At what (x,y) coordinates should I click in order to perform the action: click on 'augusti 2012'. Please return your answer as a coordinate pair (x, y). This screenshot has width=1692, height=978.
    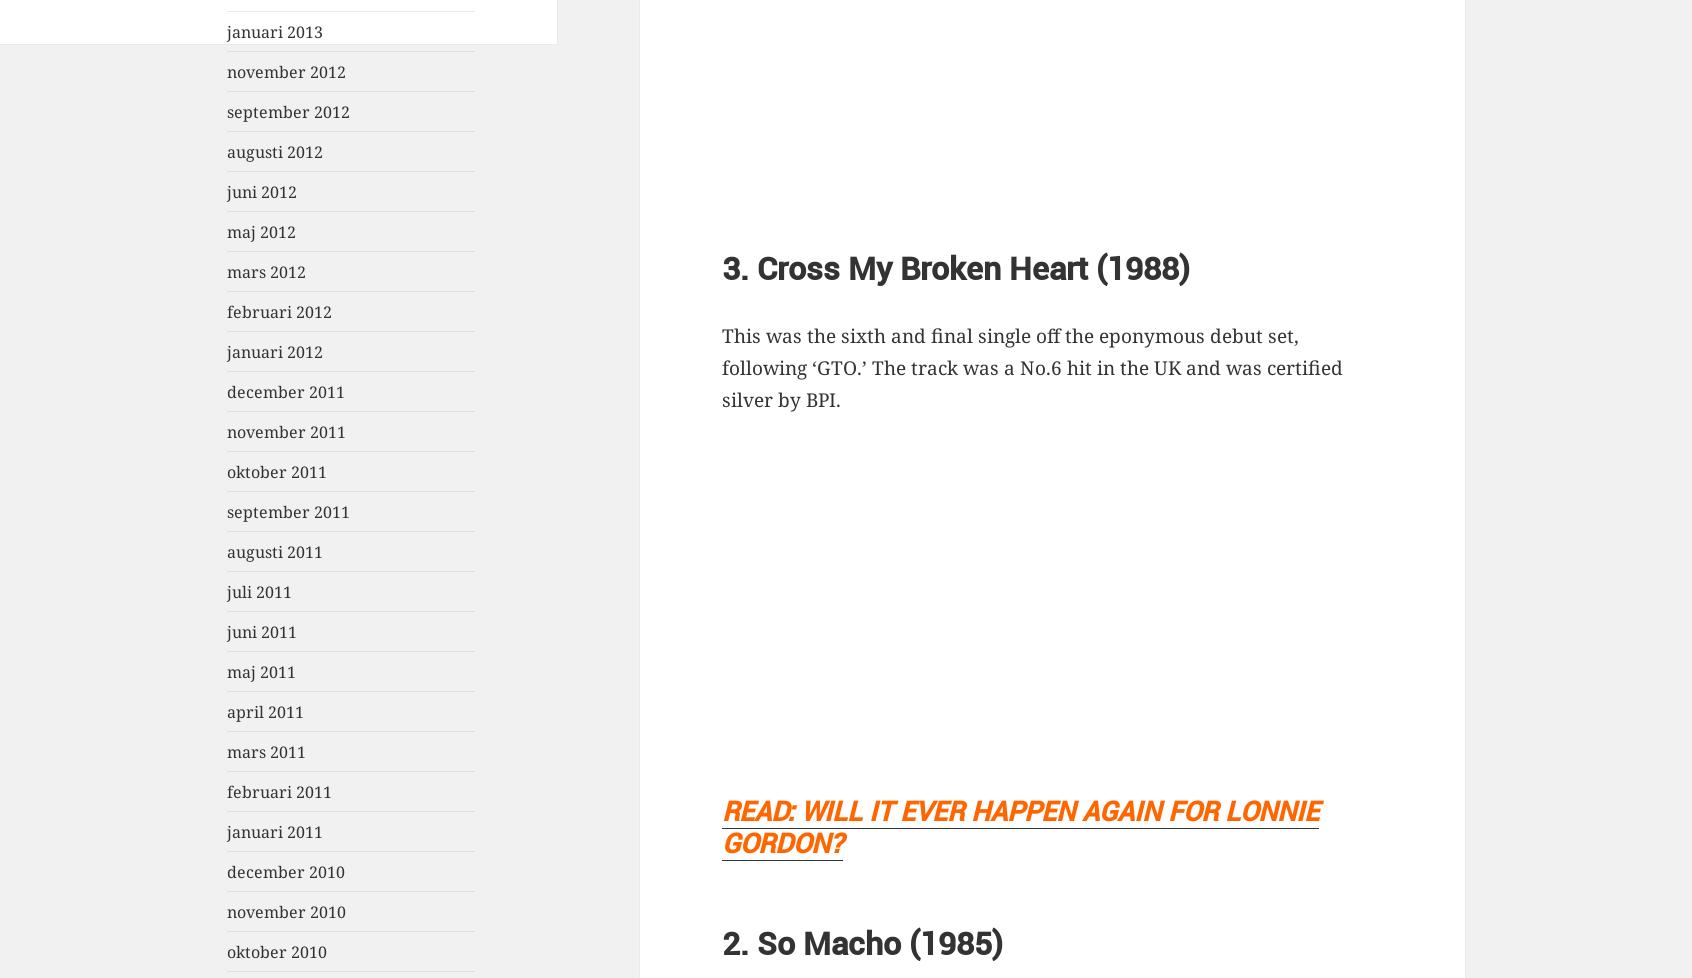
    Looking at the image, I should click on (227, 151).